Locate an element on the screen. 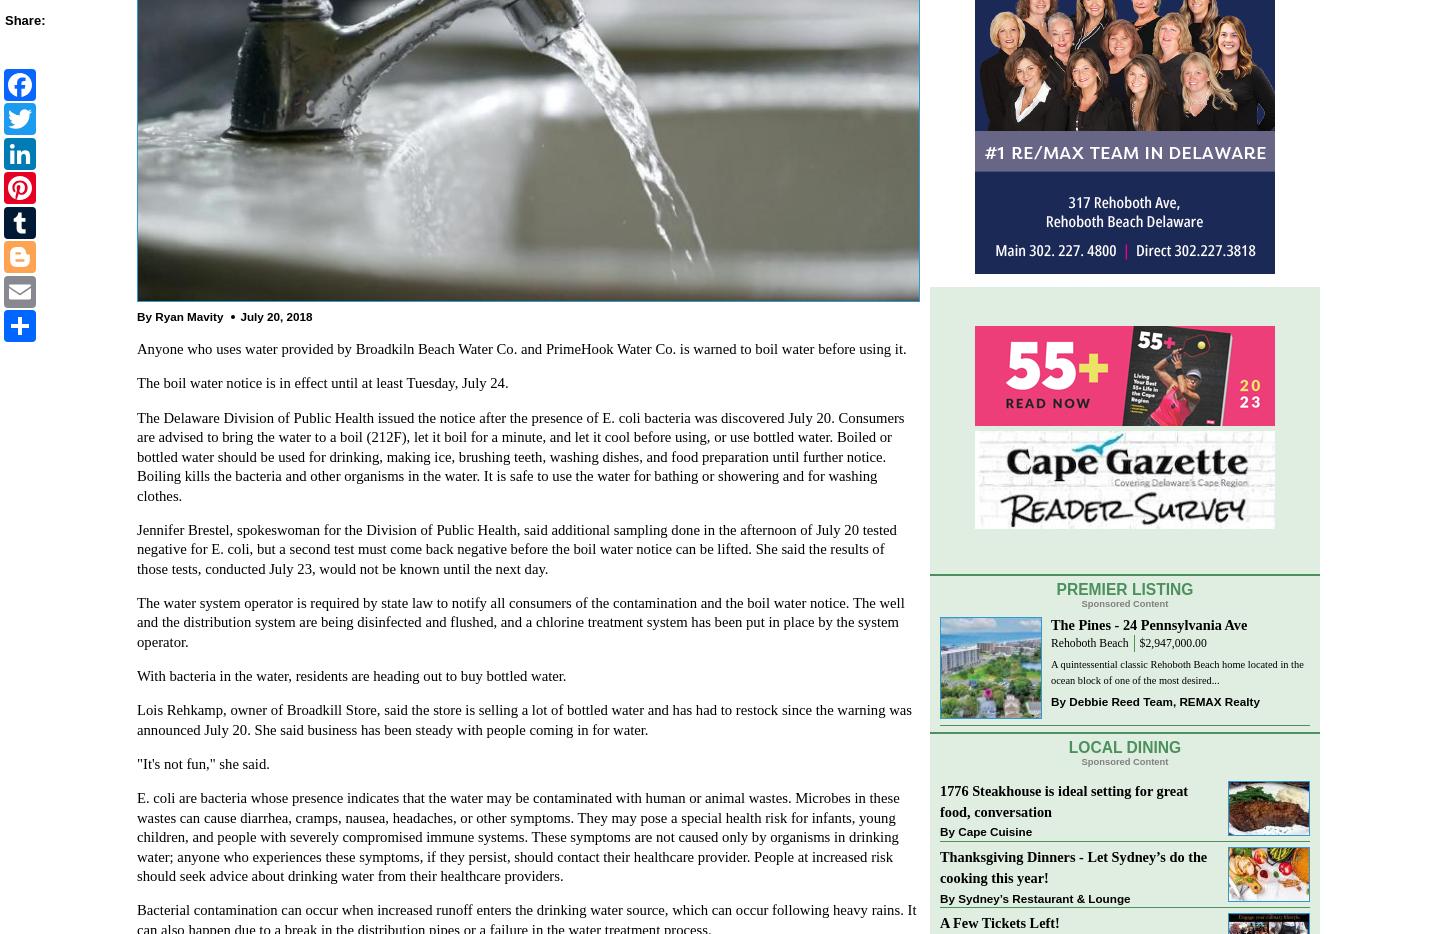 The height and width of the screenshot is (934, 1450). 'Email' is located at coordinates (75, 287).